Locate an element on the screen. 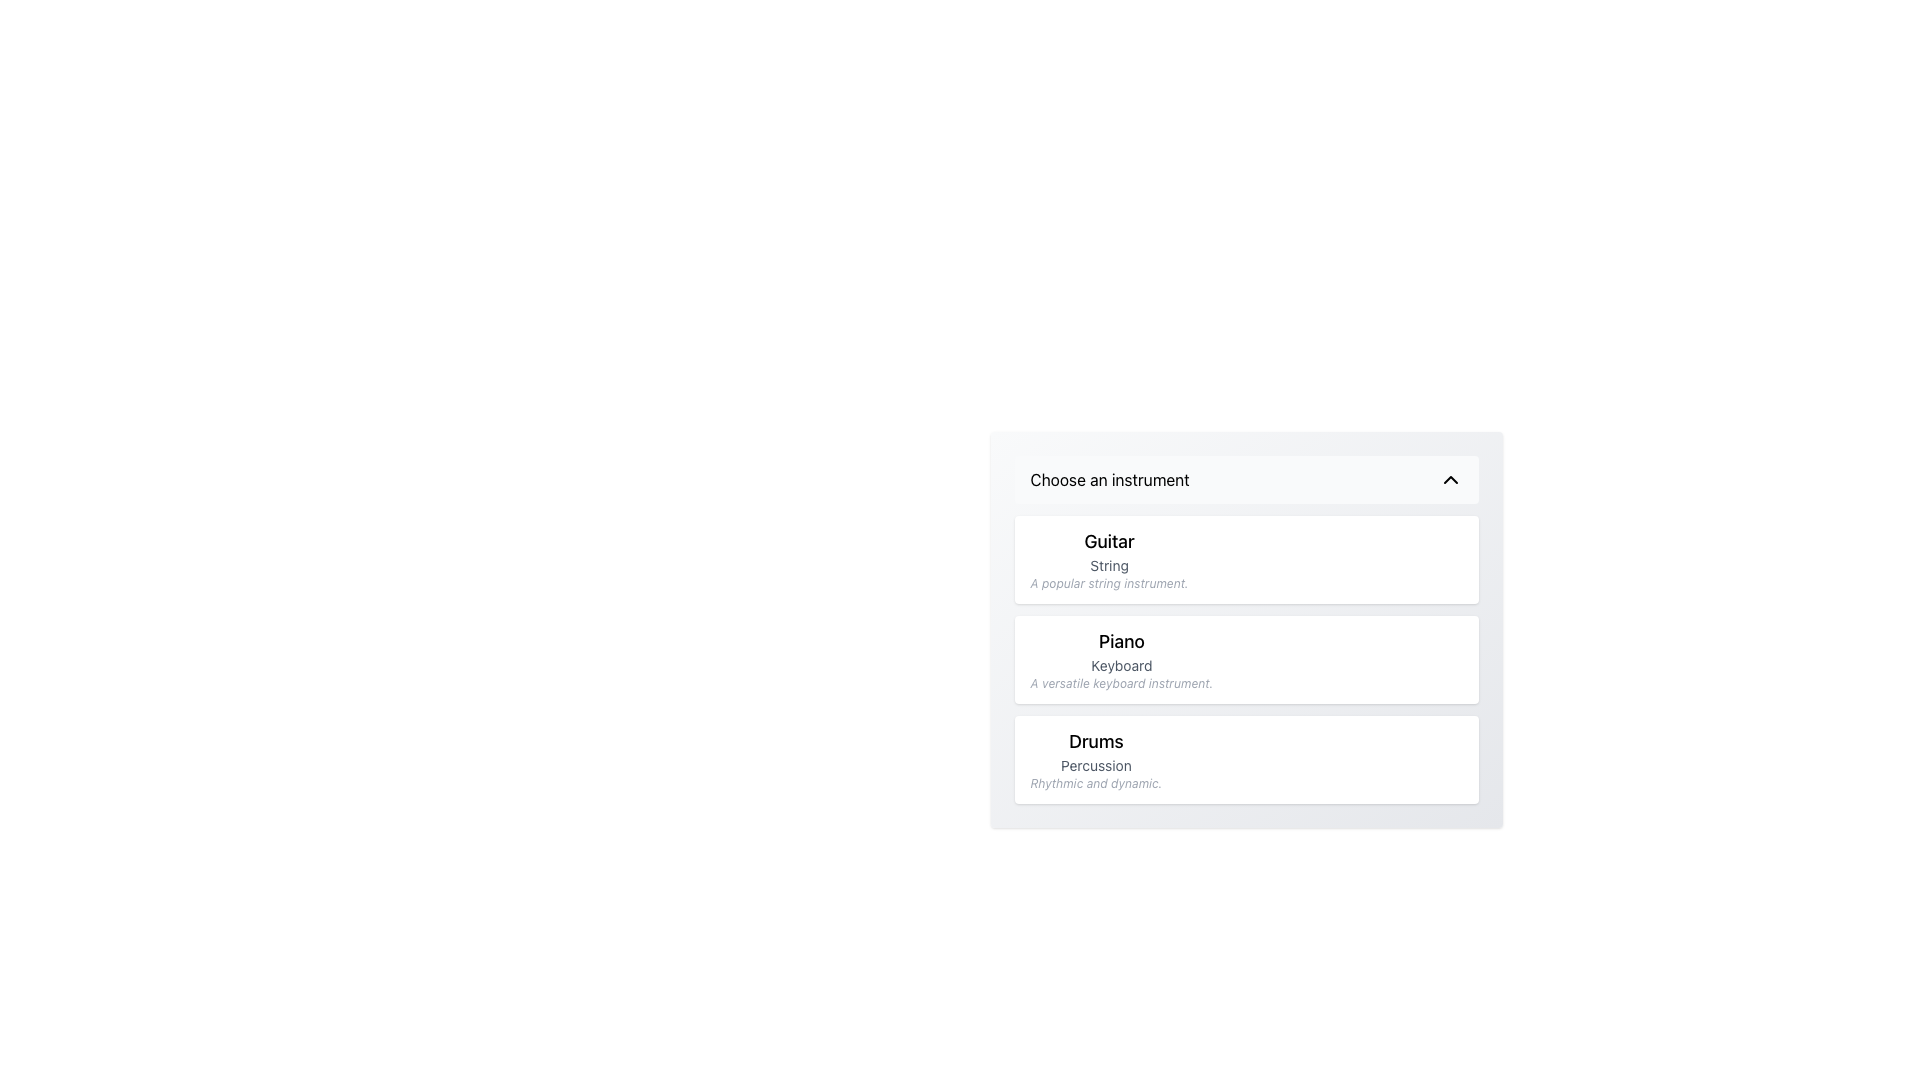  the text label that serves as a sub-label for the main text 'Guitar', providing additional clarification above the description 'A popular string instrument' is located at coordinates (1108, 566).